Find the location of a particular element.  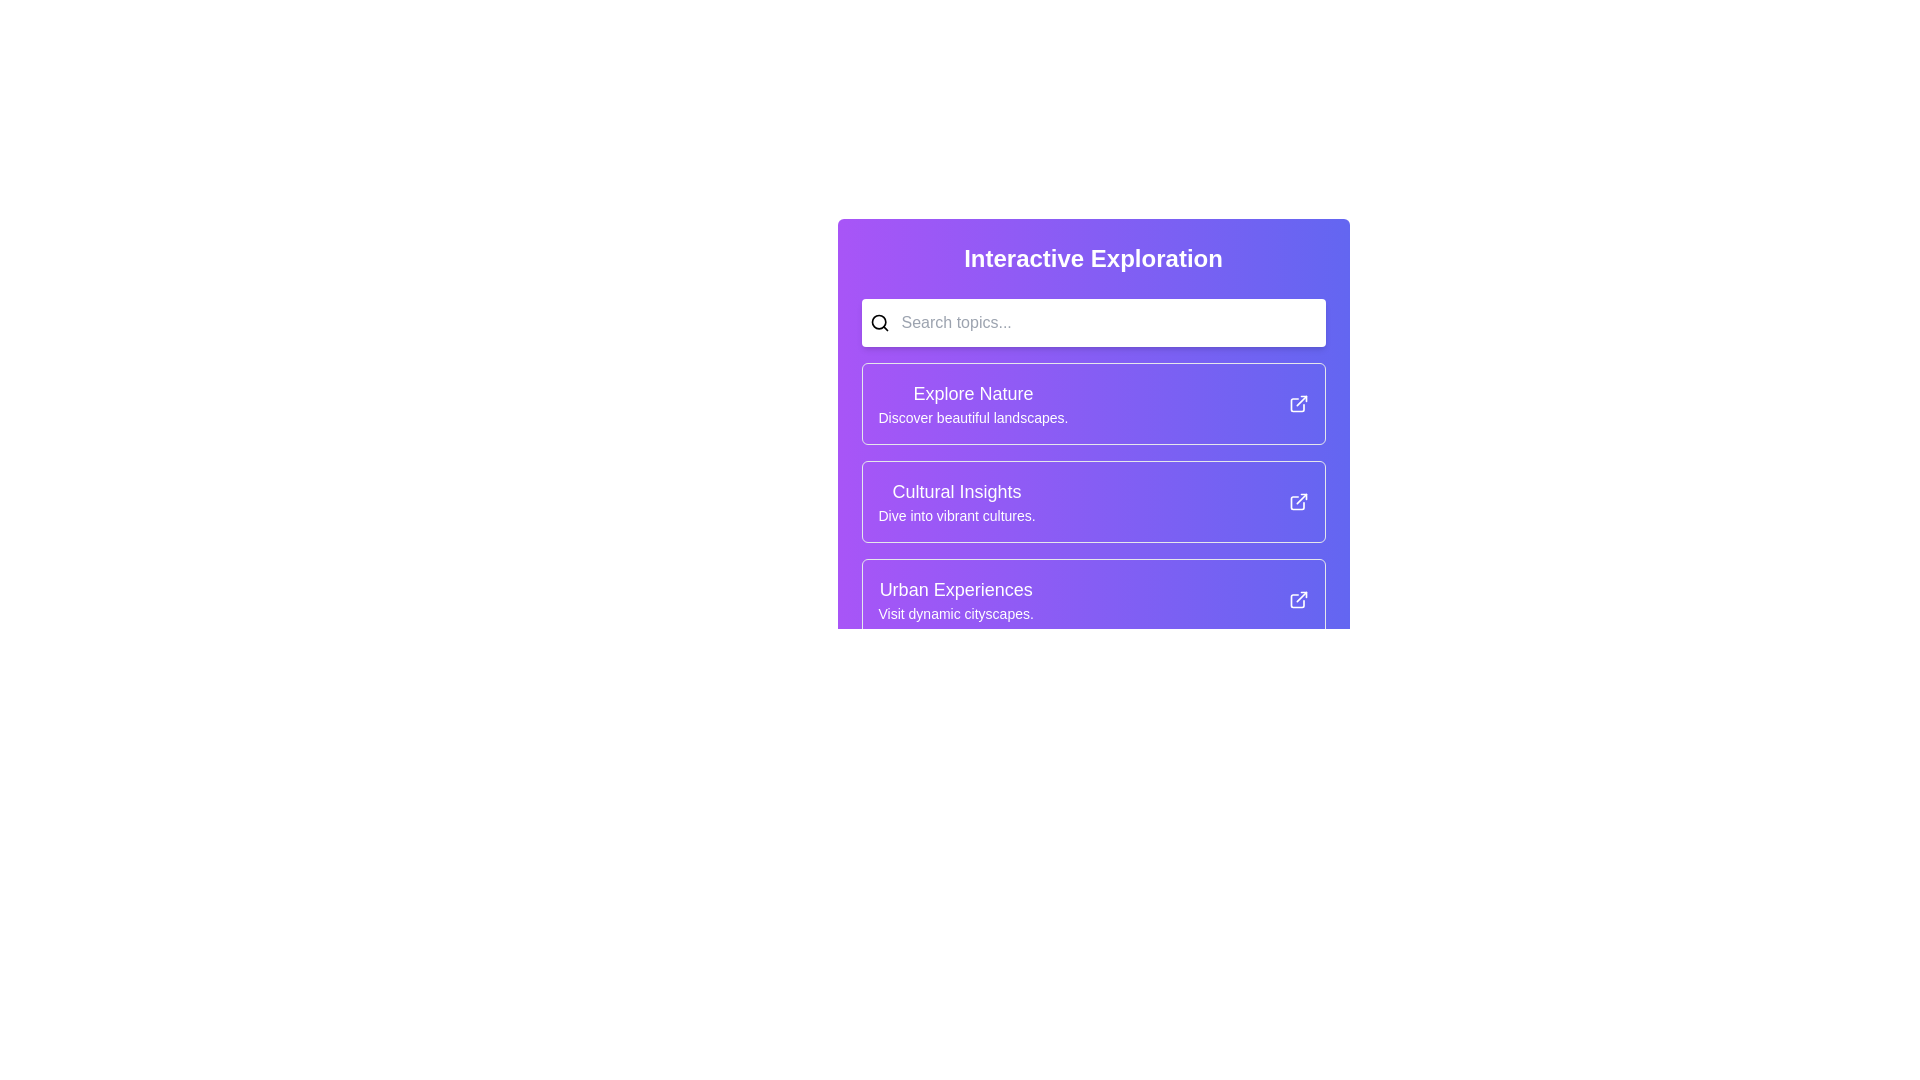

the 'Cultural Insights' button with a gradient purple background is located at coordinates (1092, 500).